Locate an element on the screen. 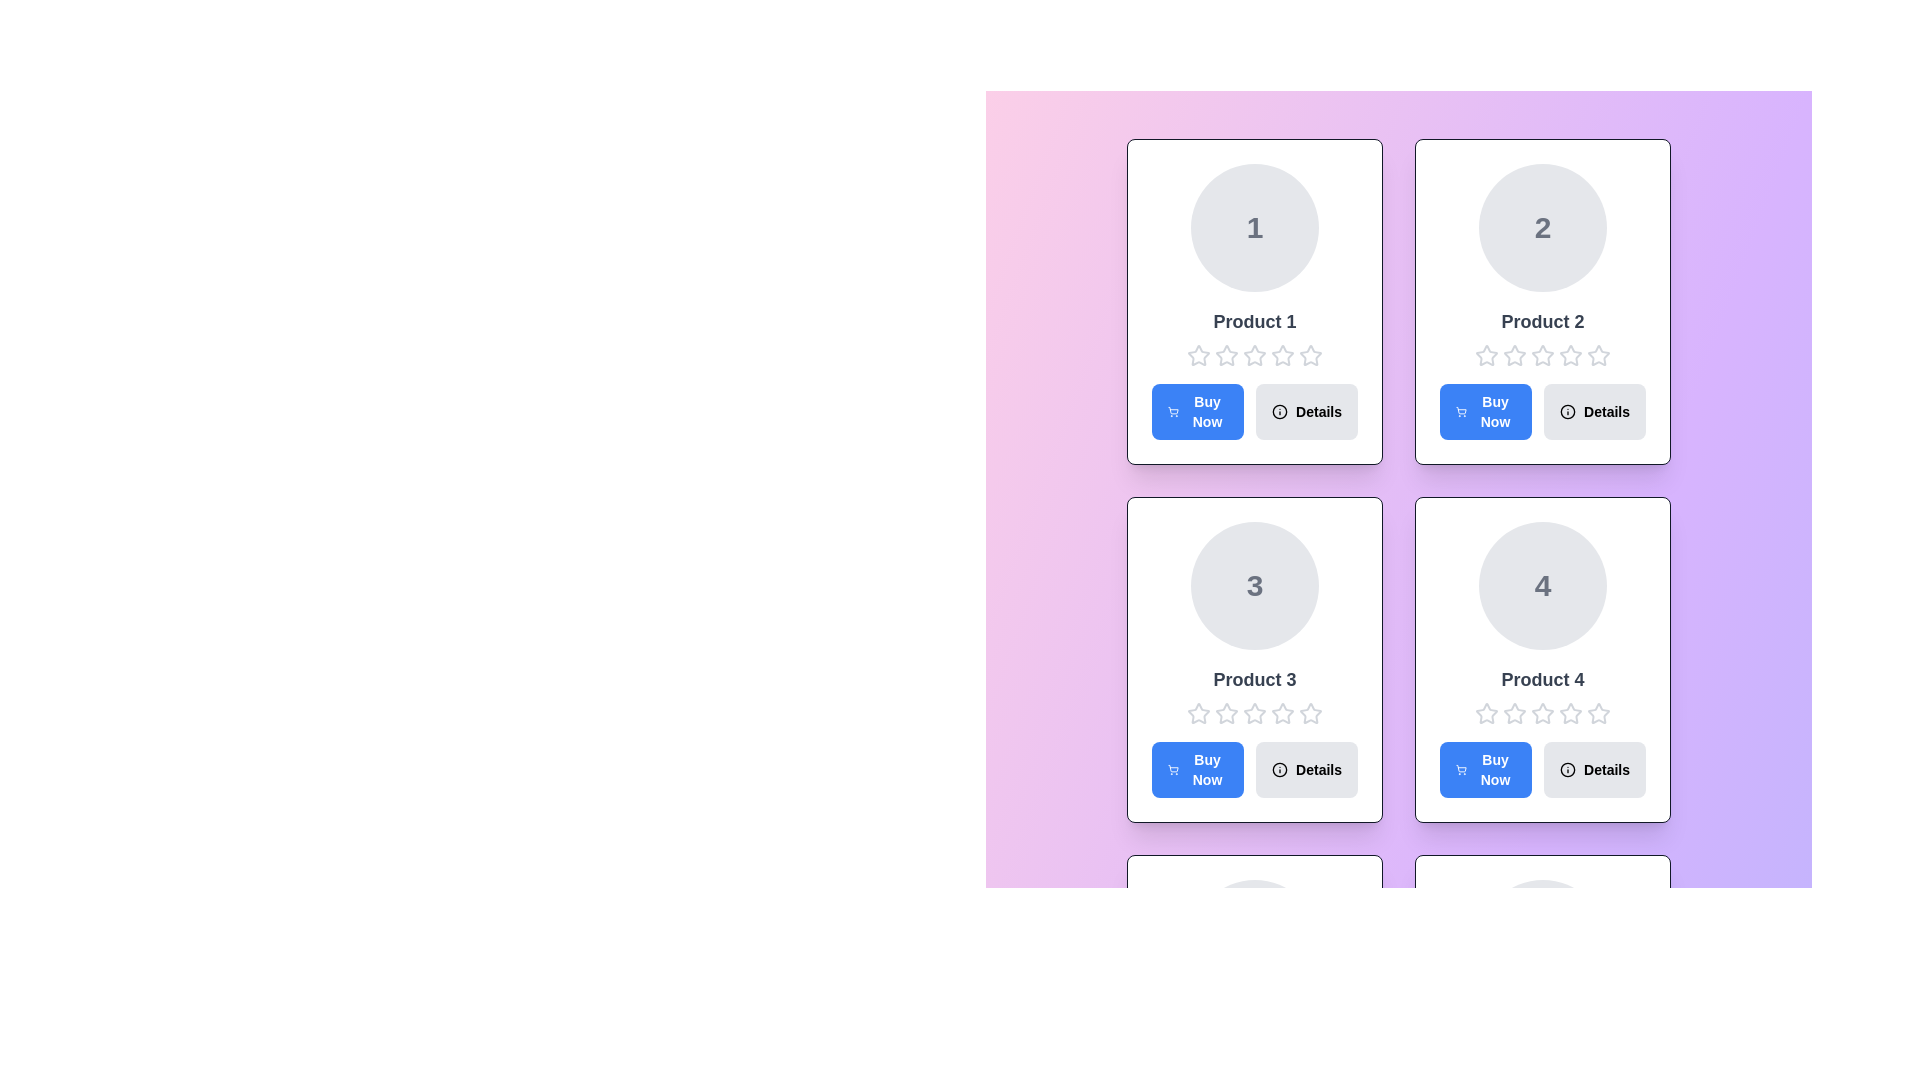  the rating for a product to 1 stars is located at coordinates (1199, 354).